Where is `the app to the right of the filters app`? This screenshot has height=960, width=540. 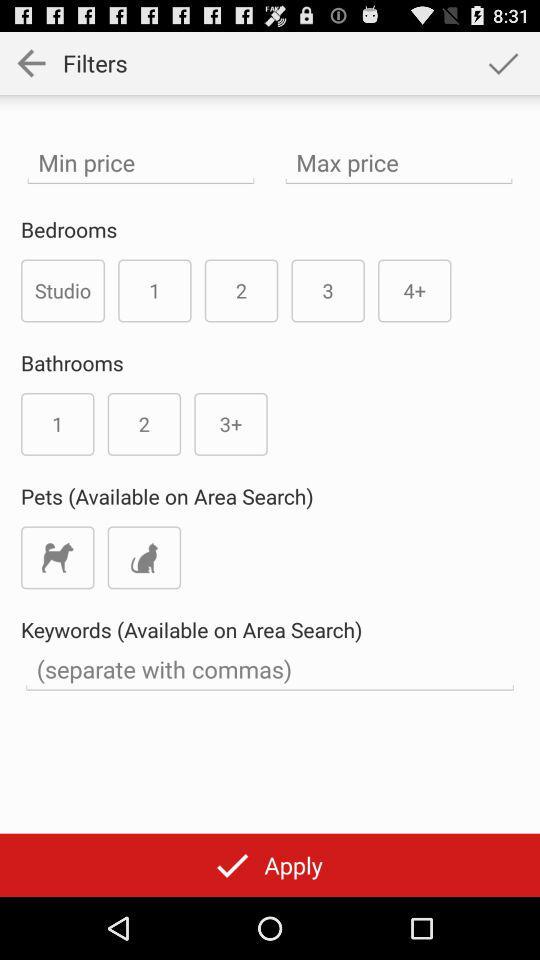
the app to the right of the filters app is located at coordinates (502, 62).